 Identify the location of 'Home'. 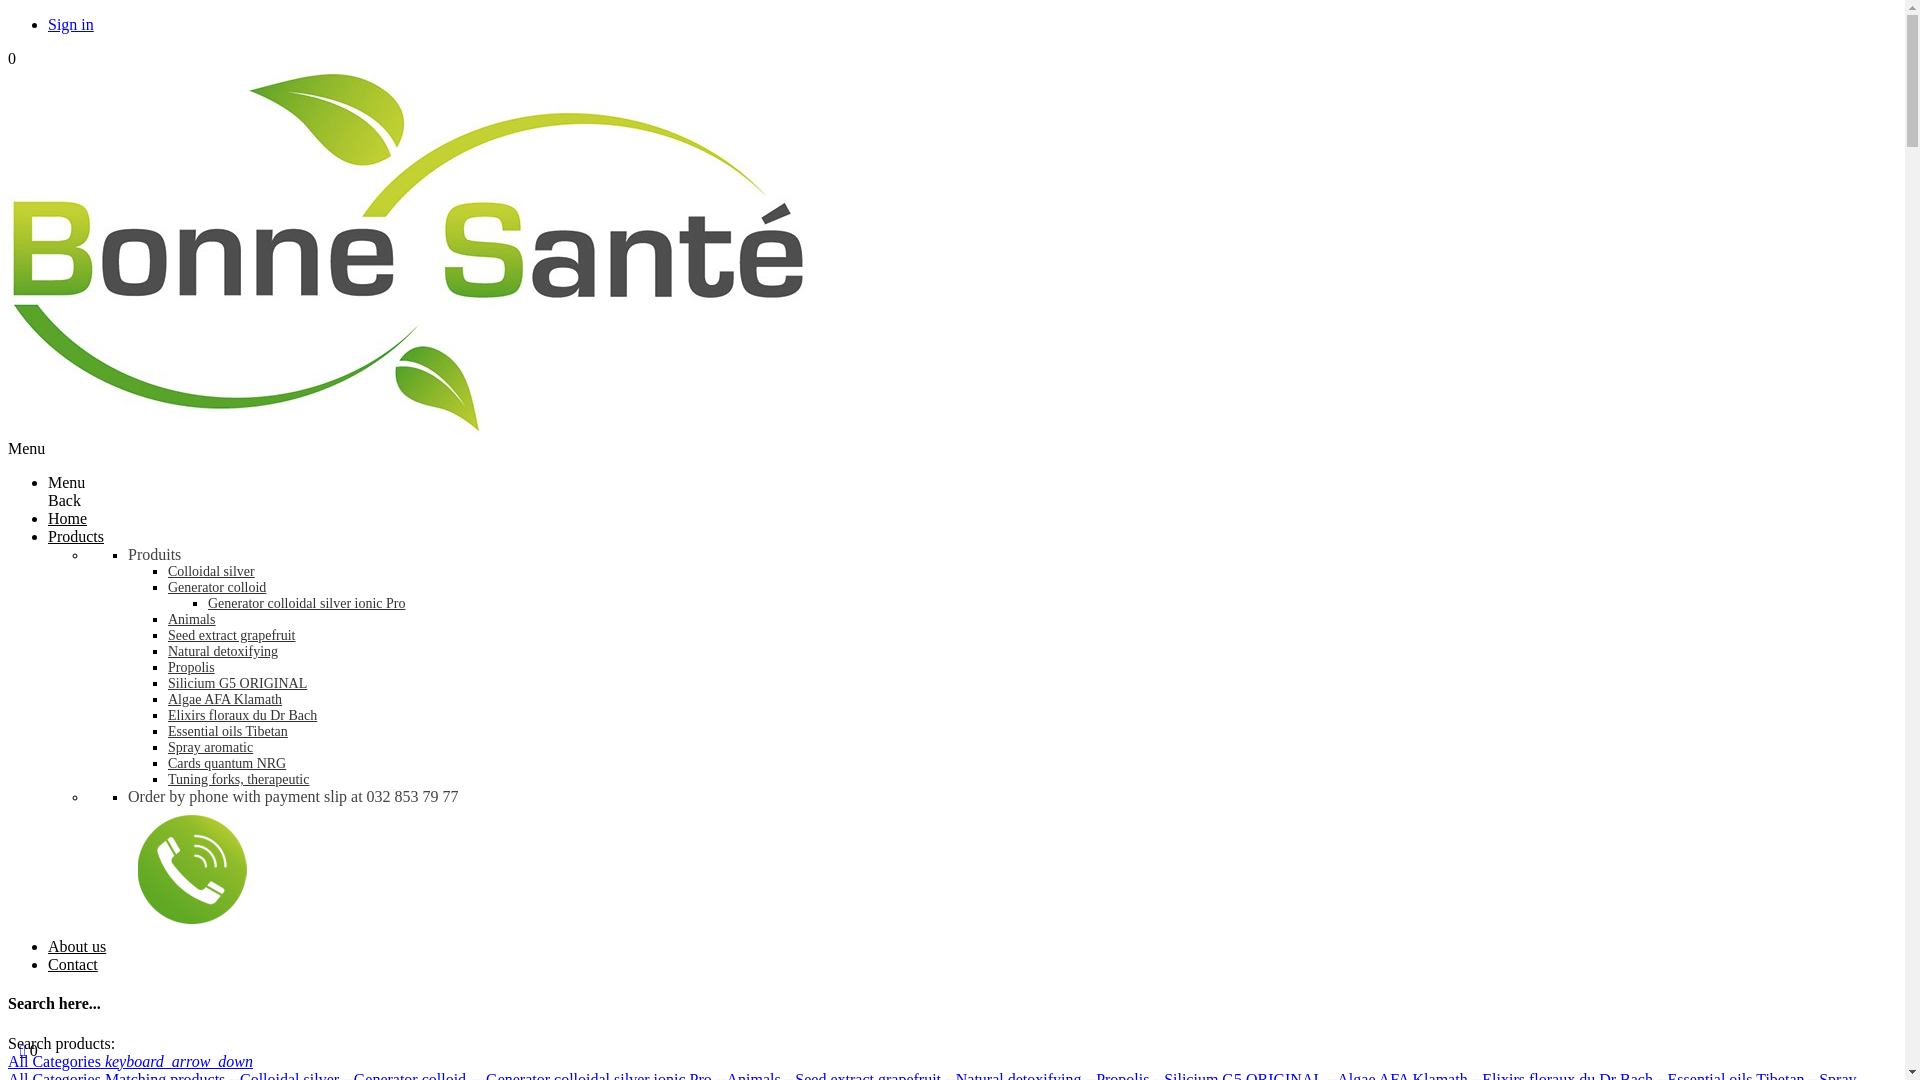
(67, 517).